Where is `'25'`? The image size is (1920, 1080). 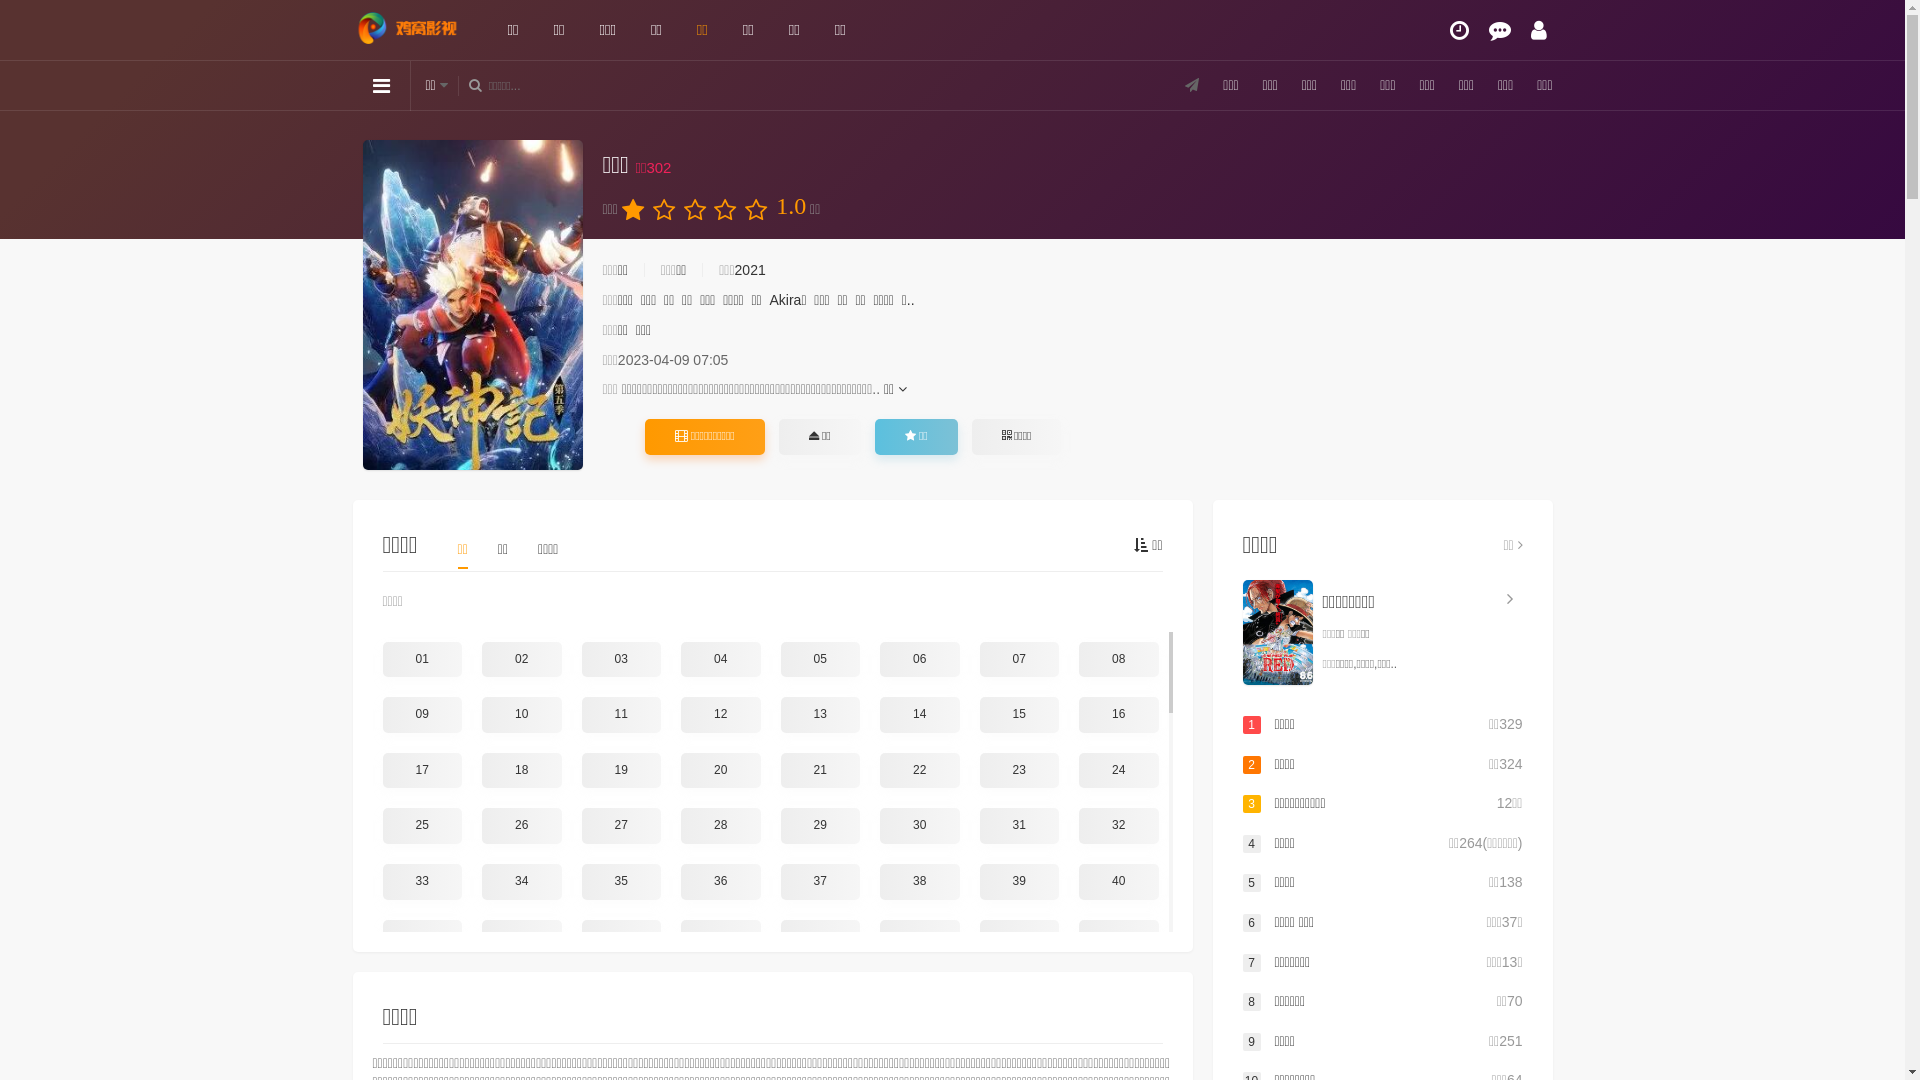
'25' is located at coordinates (382, 825).